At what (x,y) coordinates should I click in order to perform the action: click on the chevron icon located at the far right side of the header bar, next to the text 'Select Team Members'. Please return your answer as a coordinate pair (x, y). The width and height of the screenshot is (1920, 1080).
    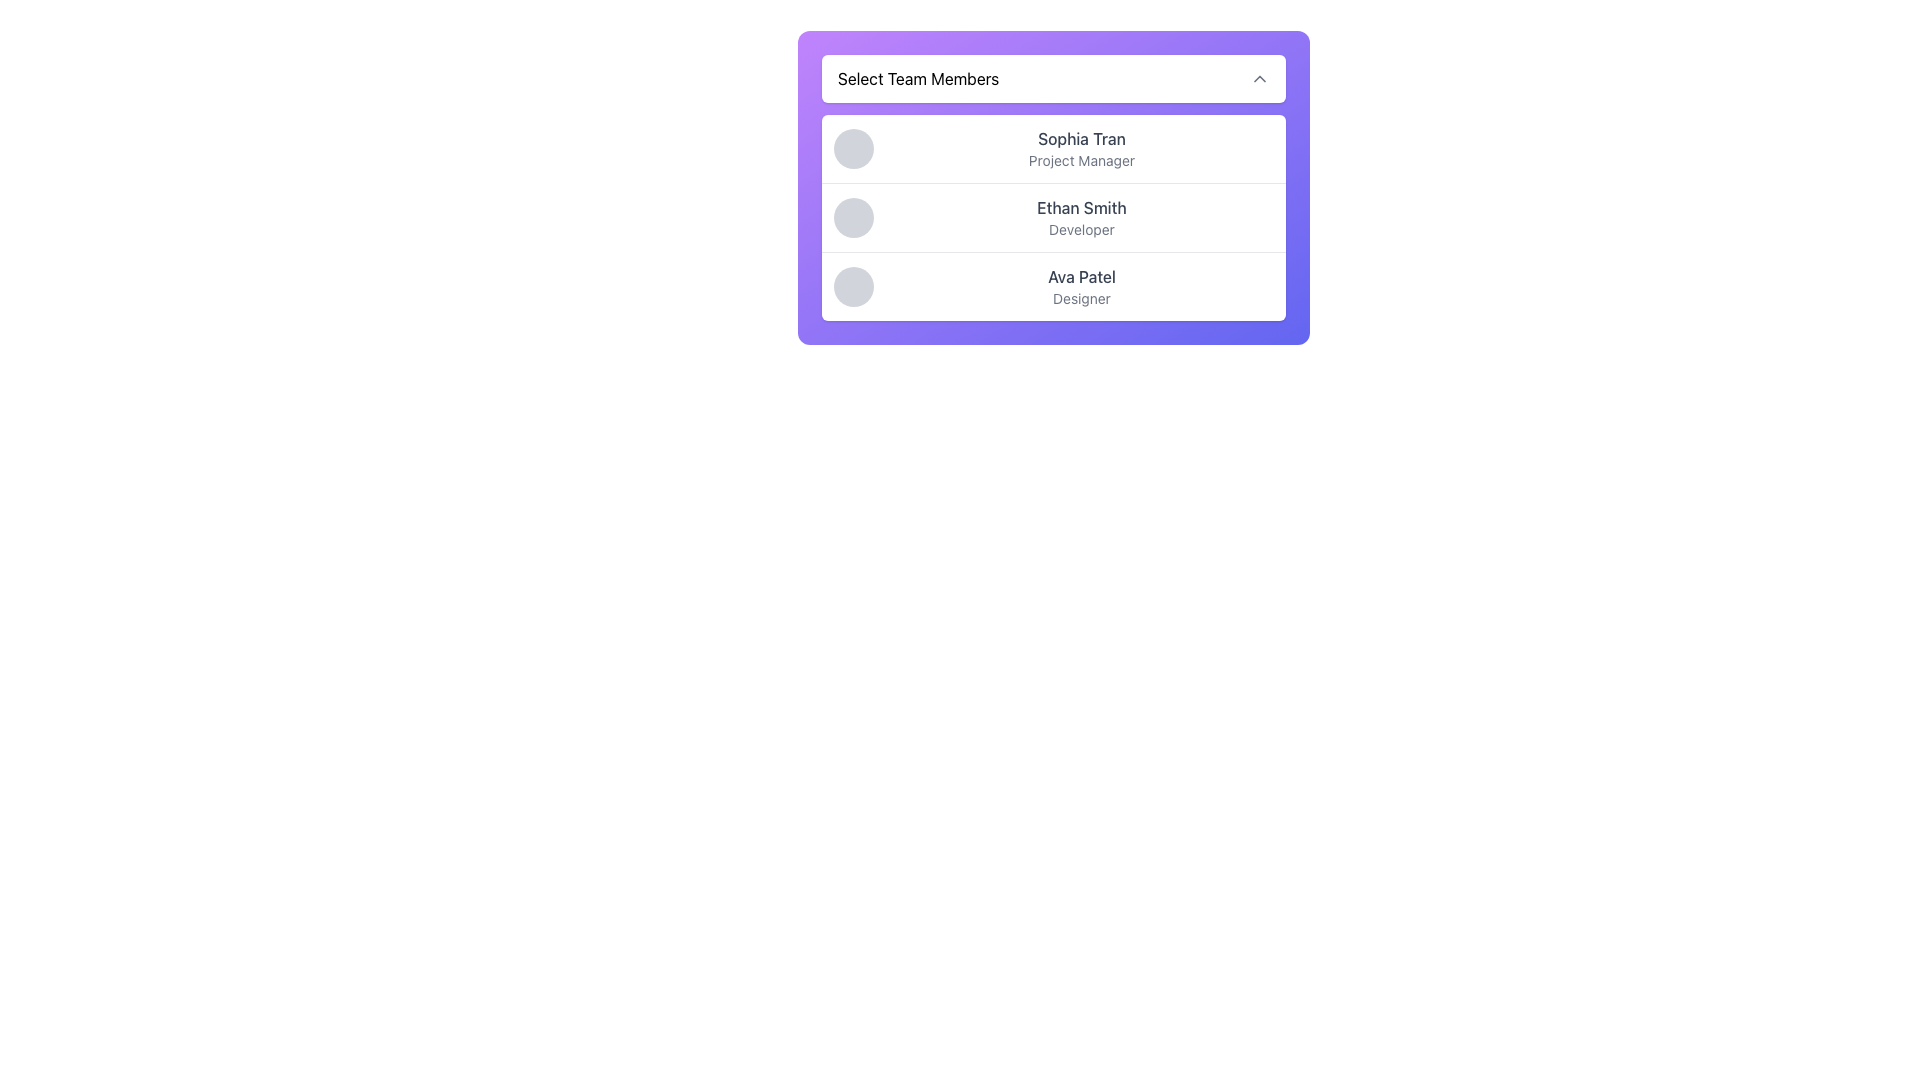
    Looking at the image, I should click on (1258, 77).